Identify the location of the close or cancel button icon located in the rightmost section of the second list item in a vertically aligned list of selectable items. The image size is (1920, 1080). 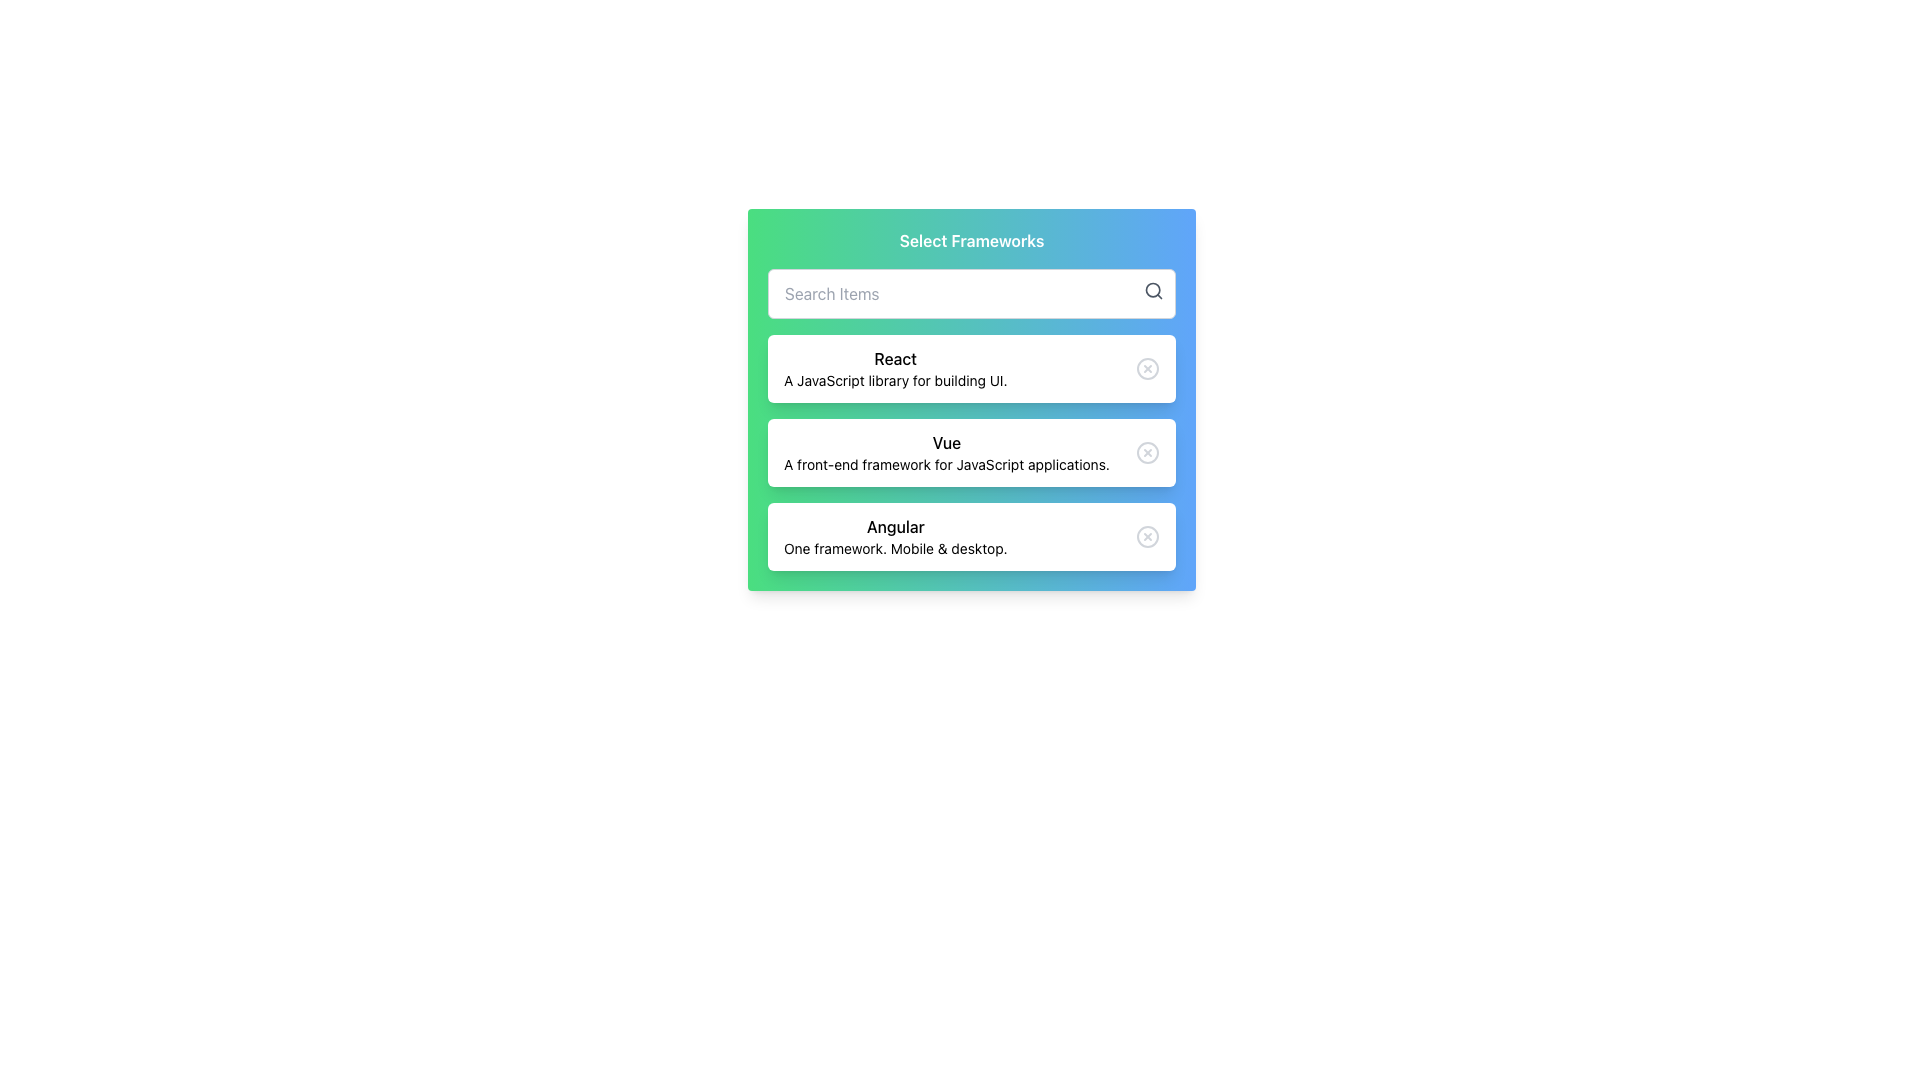
(1147, 452).